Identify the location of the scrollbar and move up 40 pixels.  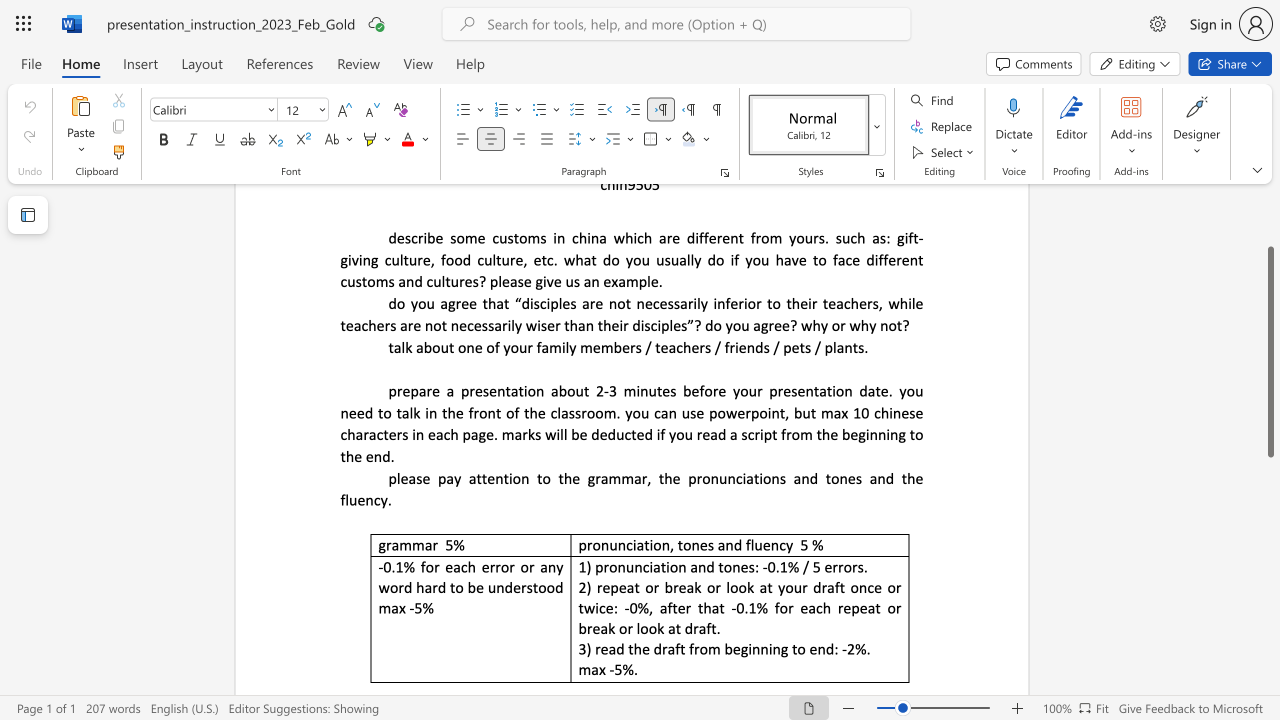
(1269, 351).